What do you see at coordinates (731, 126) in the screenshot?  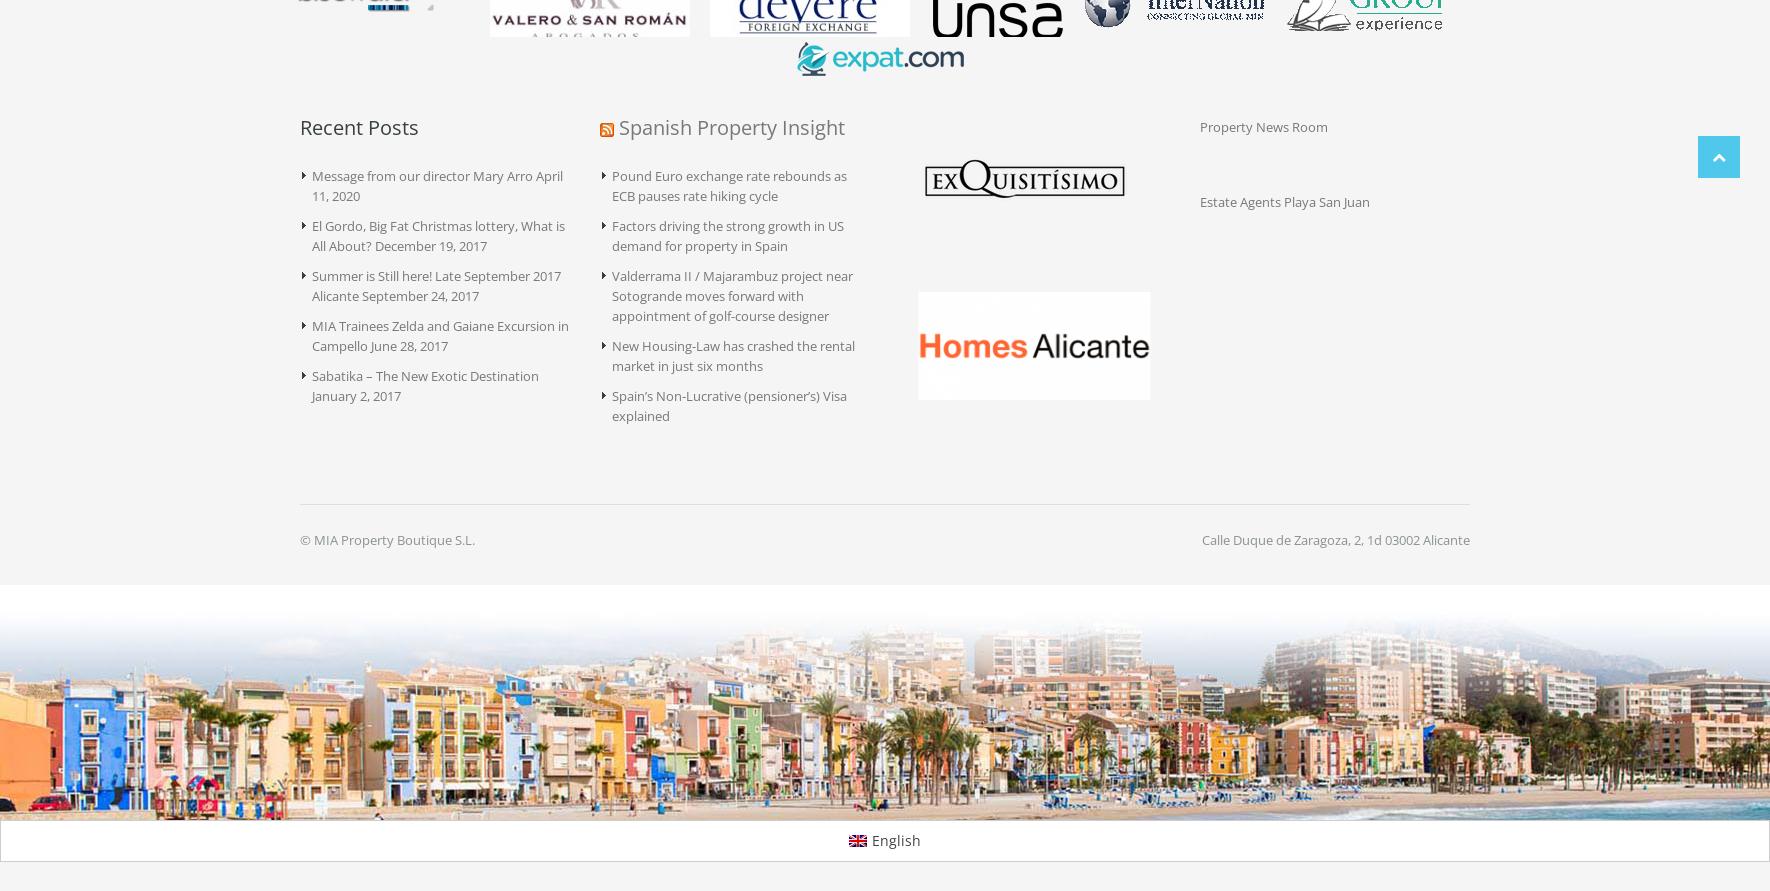 I see `'Spanish Property Insight'` at bounding box center [731, 126].